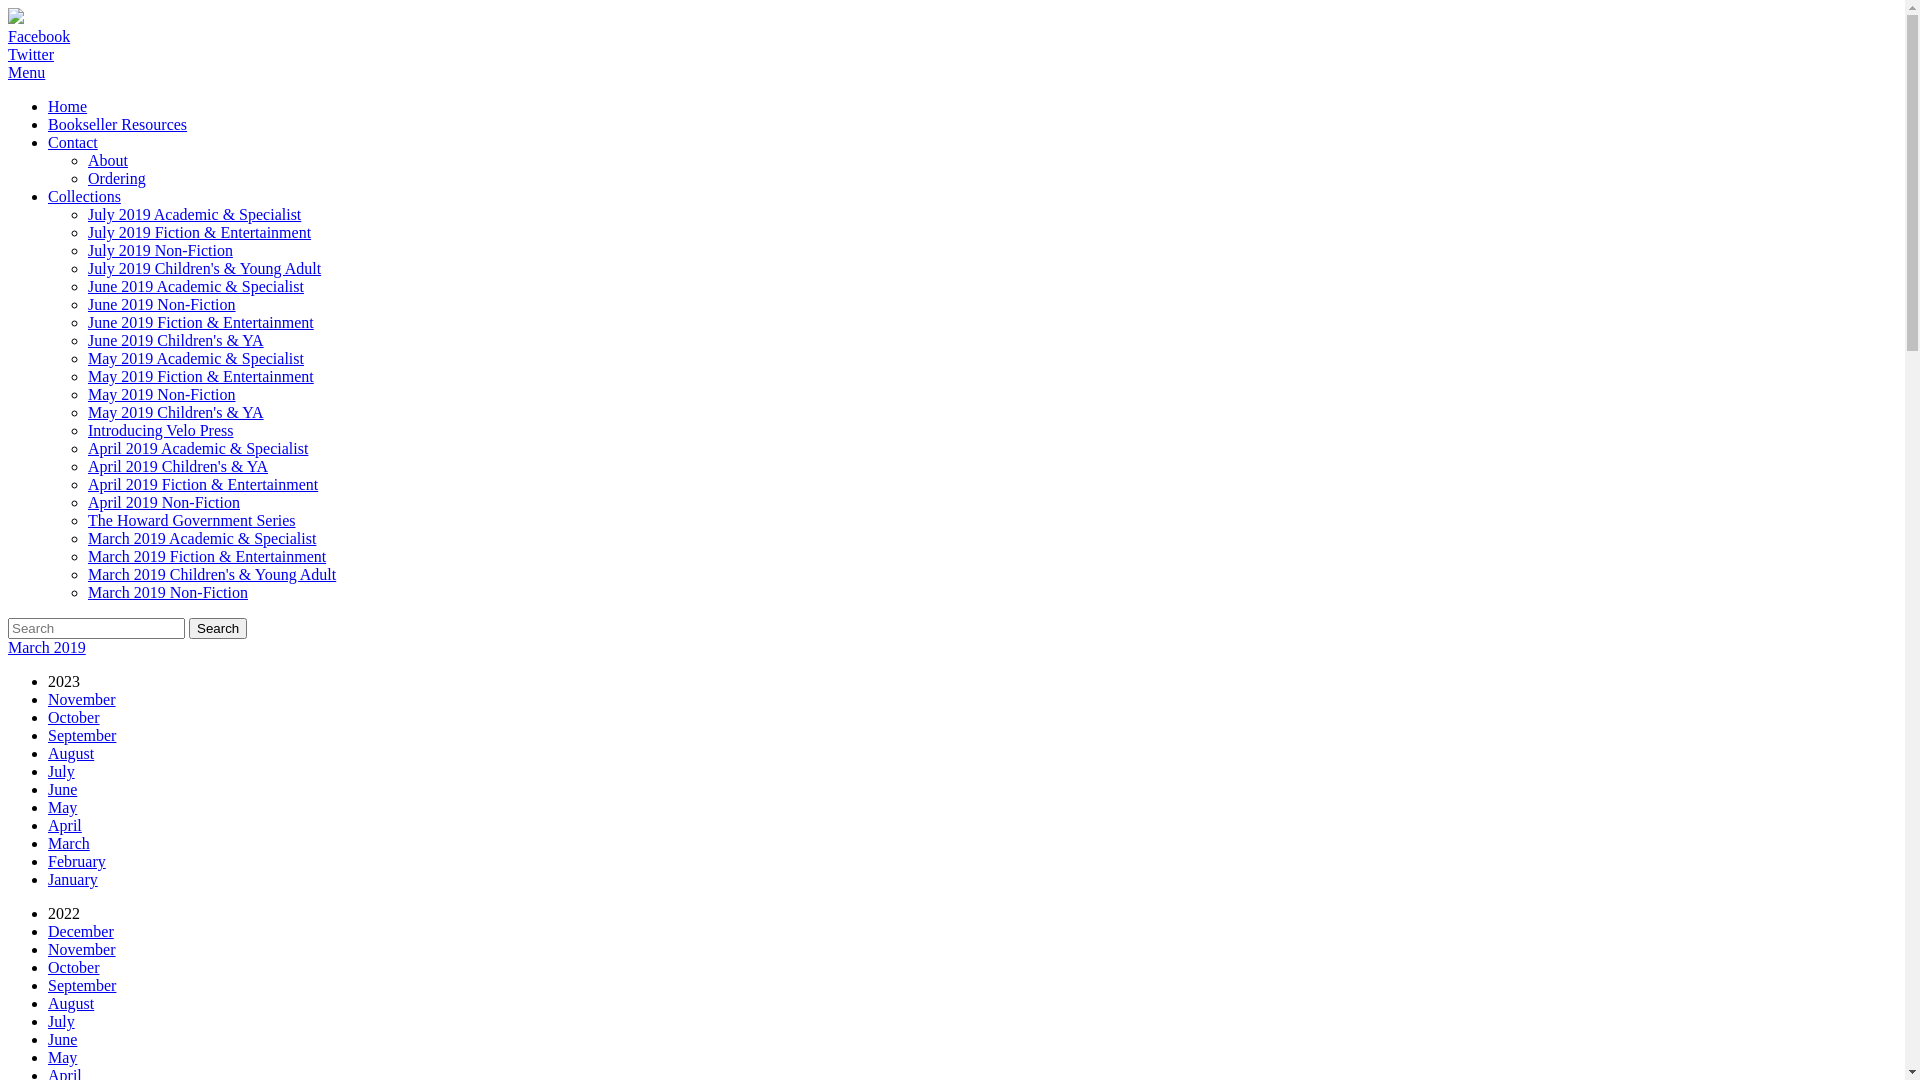 The height and width of the screenshot is (1080, 1920). What do you see at coordinates (38, 36) in the screenshot?
I see `'Facebook'` at bounding box center [38, 36].